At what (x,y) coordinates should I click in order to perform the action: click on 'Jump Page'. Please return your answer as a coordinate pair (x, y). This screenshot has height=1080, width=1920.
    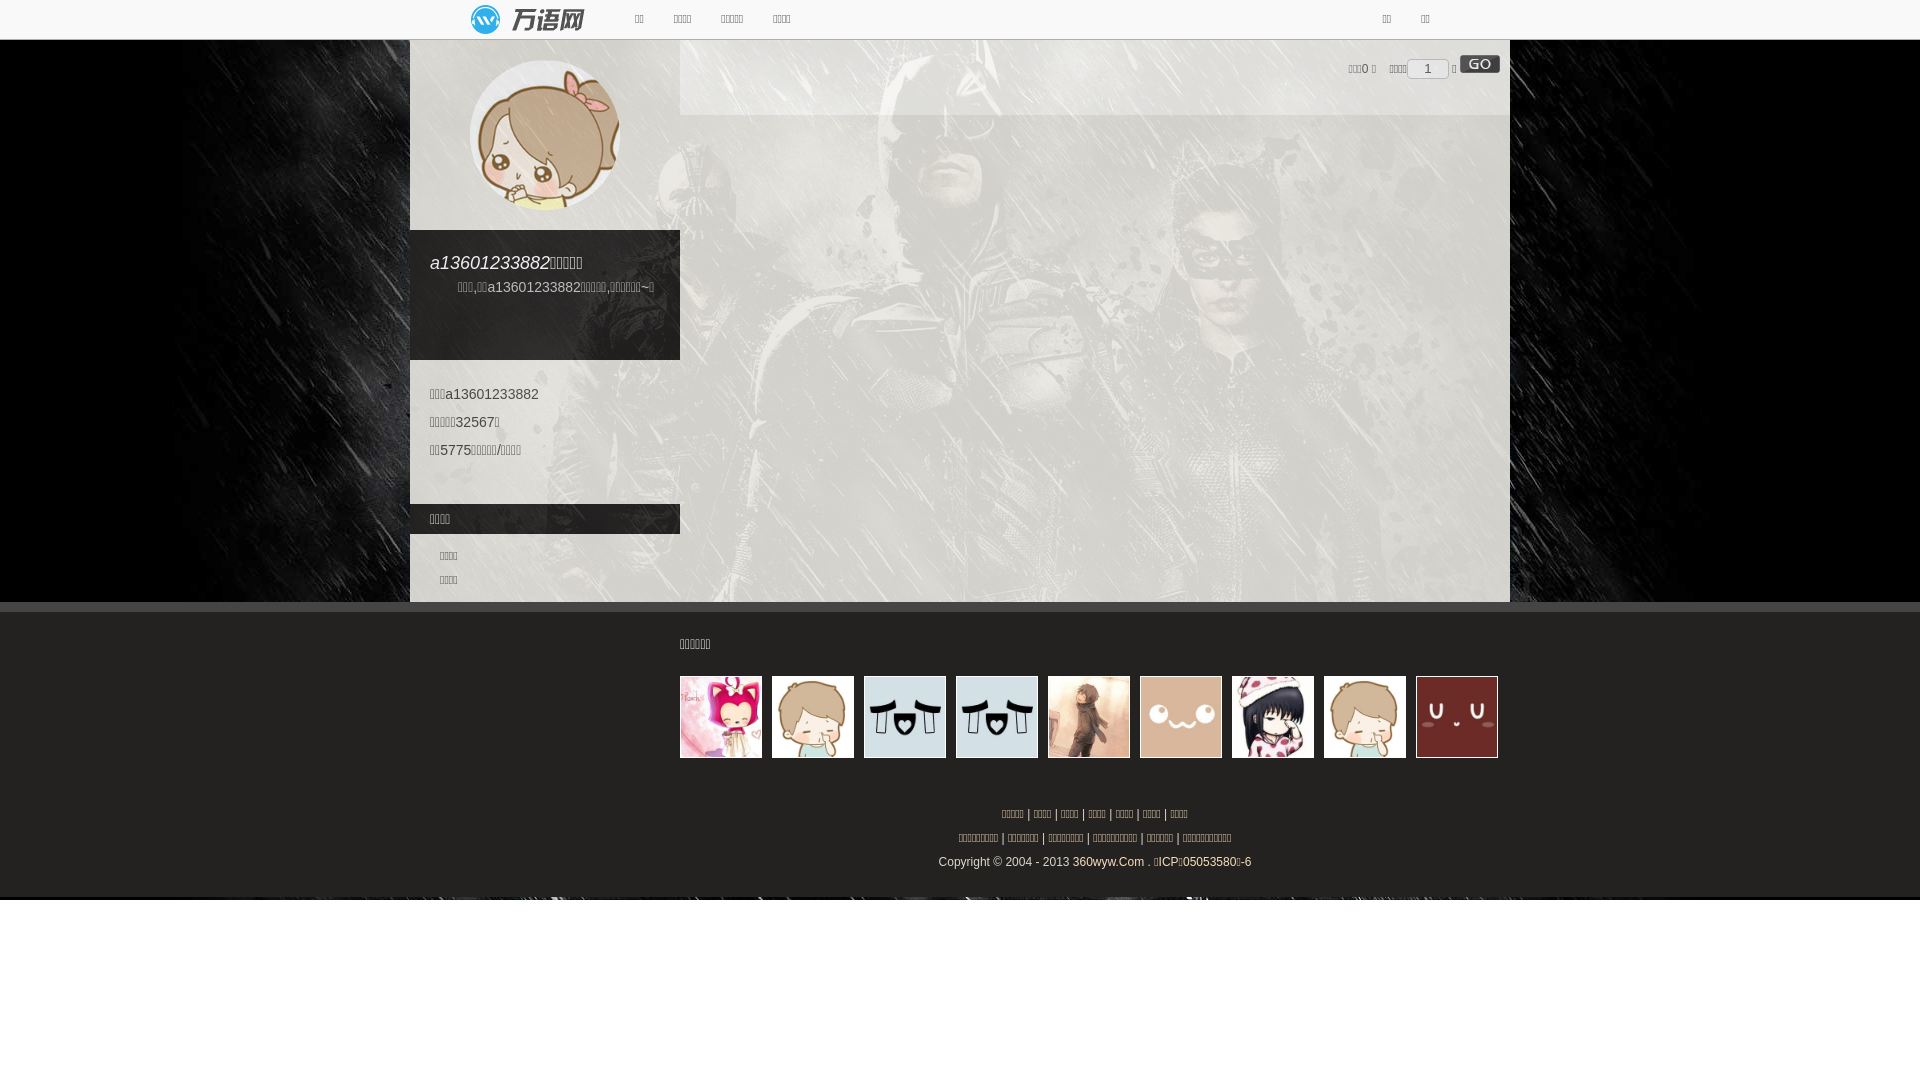
    Looking at the image, I should click on (1426, 68).